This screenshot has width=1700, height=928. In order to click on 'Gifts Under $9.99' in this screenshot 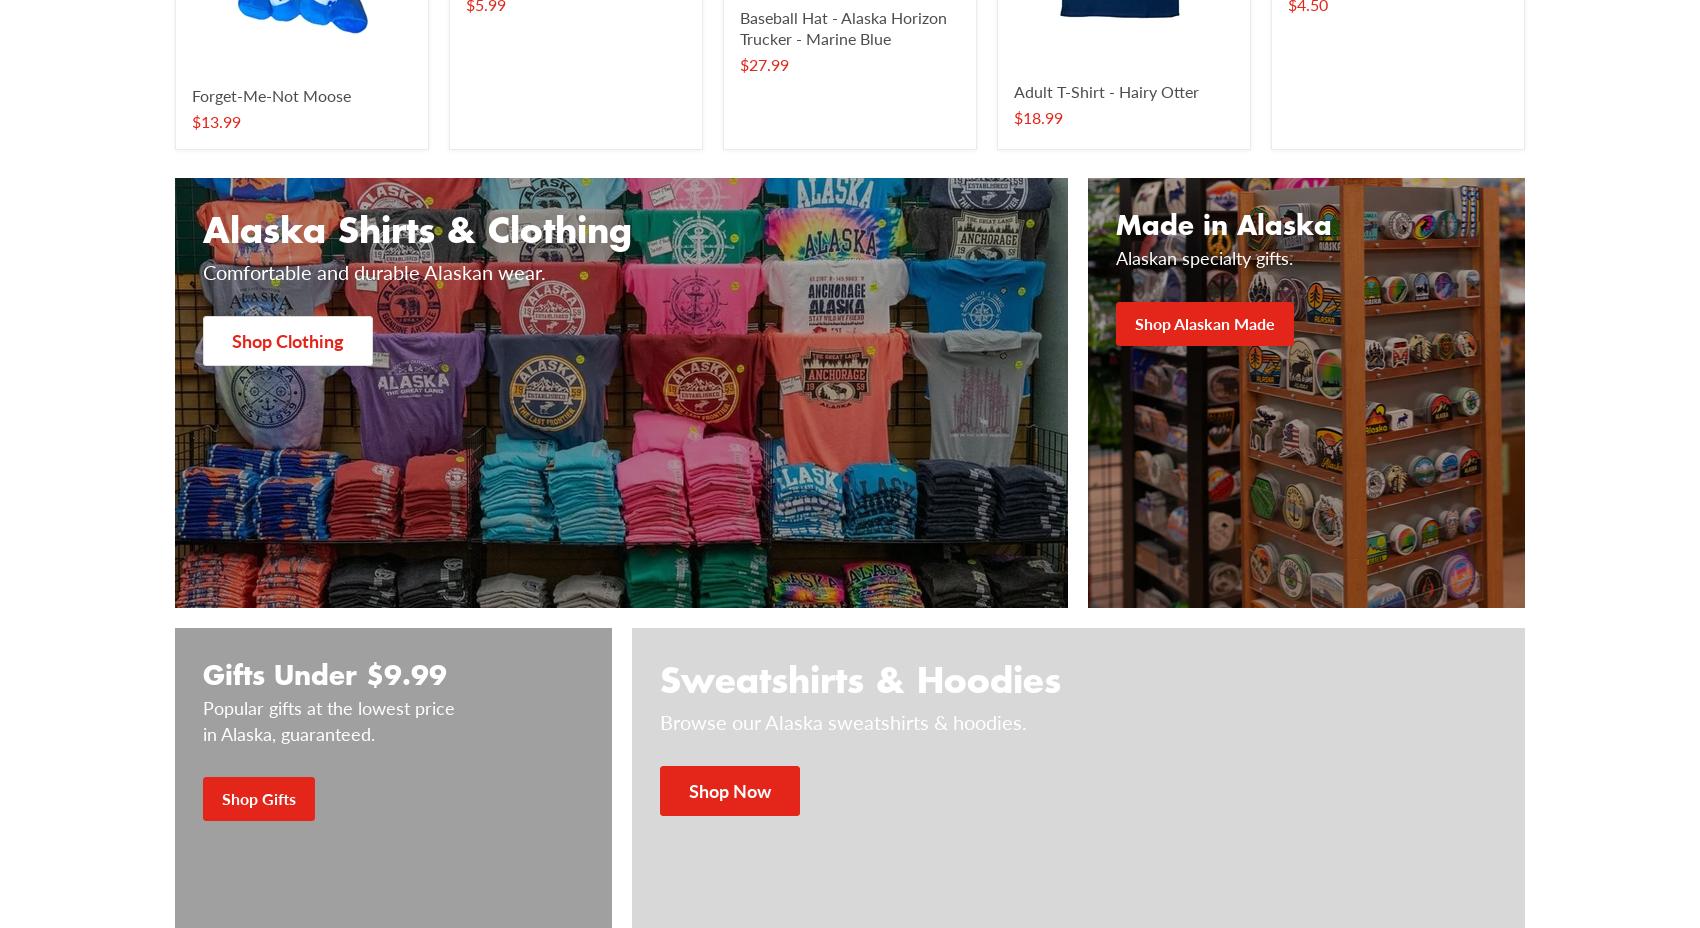, I will do `click(201, 672)`.